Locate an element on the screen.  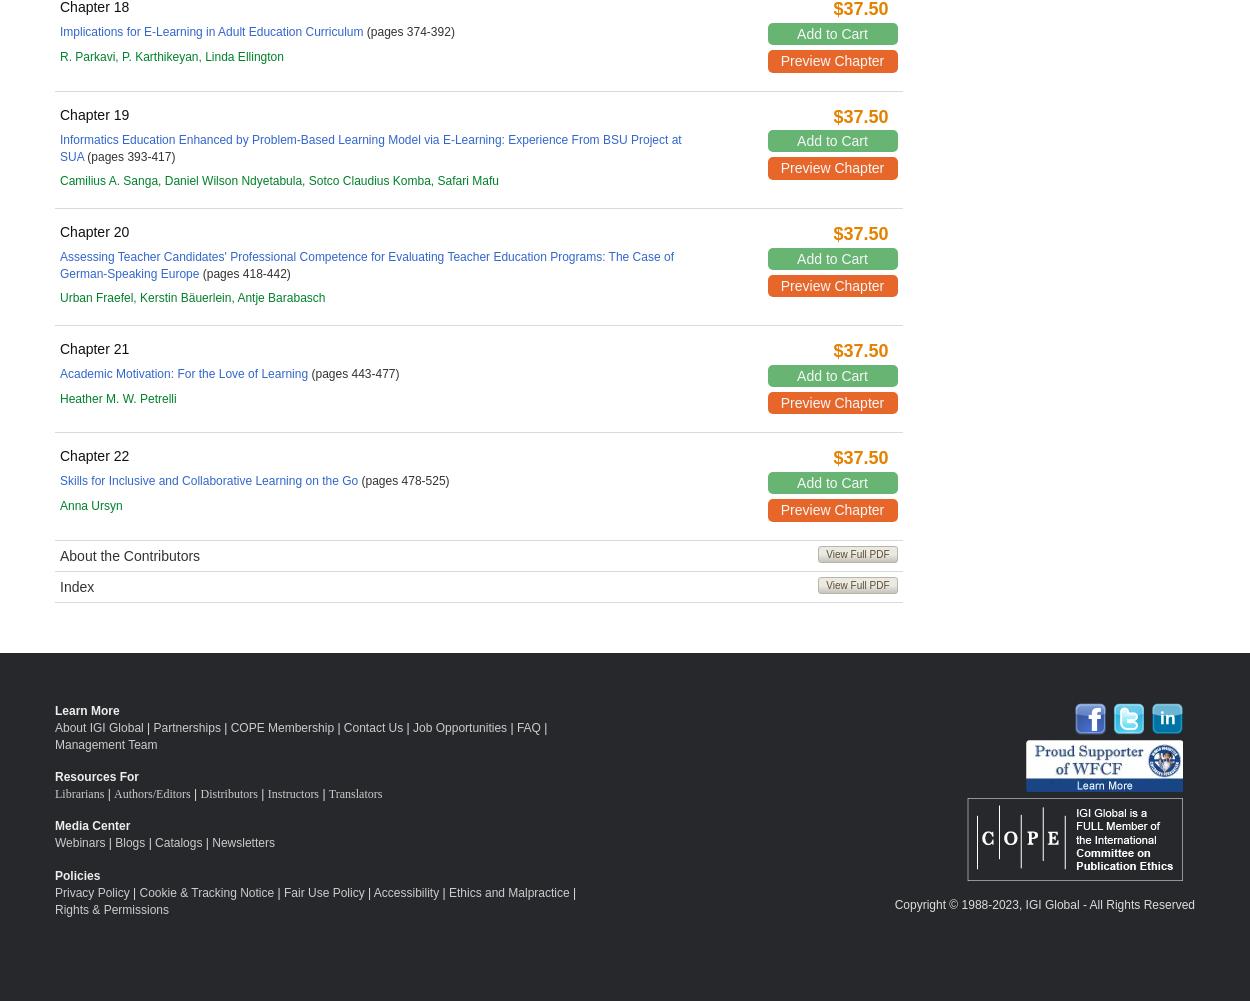
'Instructors' is located at coordinates (267, 792).